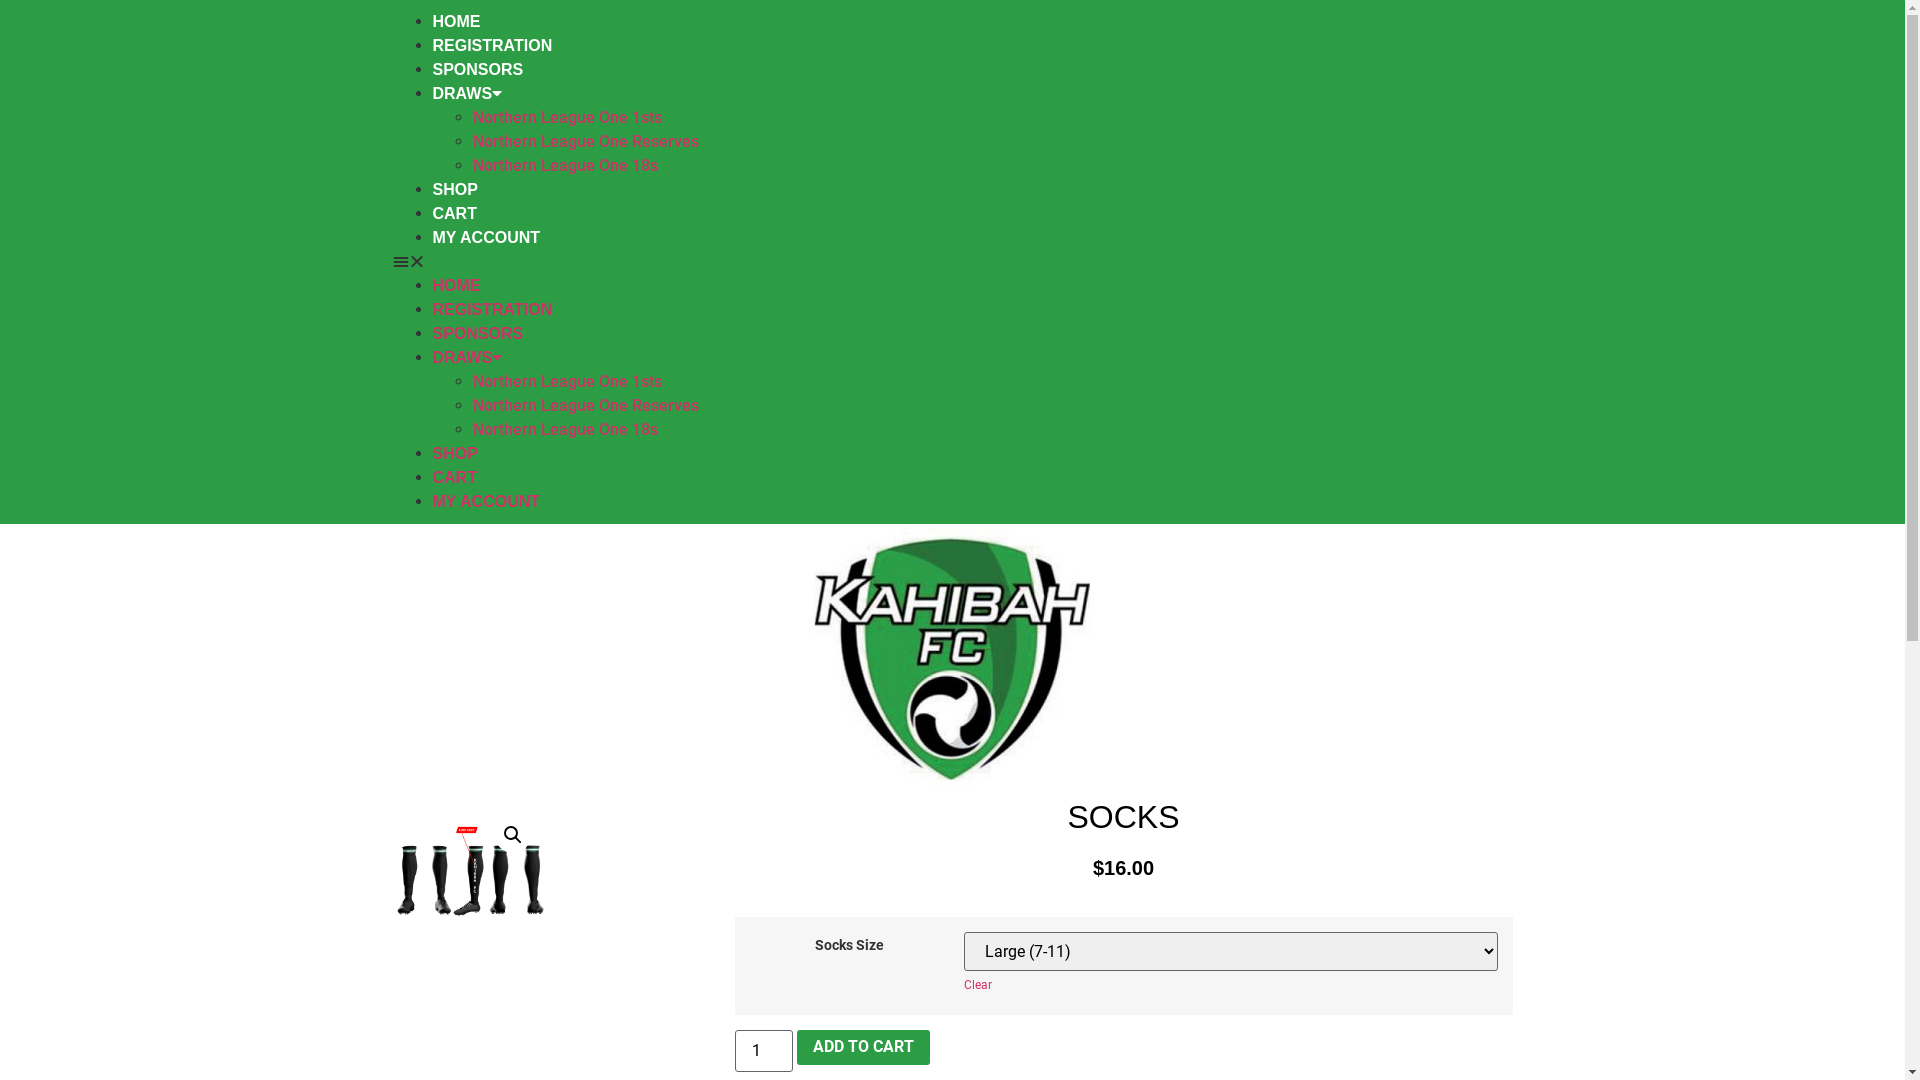 The image size is (1920, 1080). Describe the element at coordinates (465, 93) in the screenshot. I see `'DRAWS'` at that location.